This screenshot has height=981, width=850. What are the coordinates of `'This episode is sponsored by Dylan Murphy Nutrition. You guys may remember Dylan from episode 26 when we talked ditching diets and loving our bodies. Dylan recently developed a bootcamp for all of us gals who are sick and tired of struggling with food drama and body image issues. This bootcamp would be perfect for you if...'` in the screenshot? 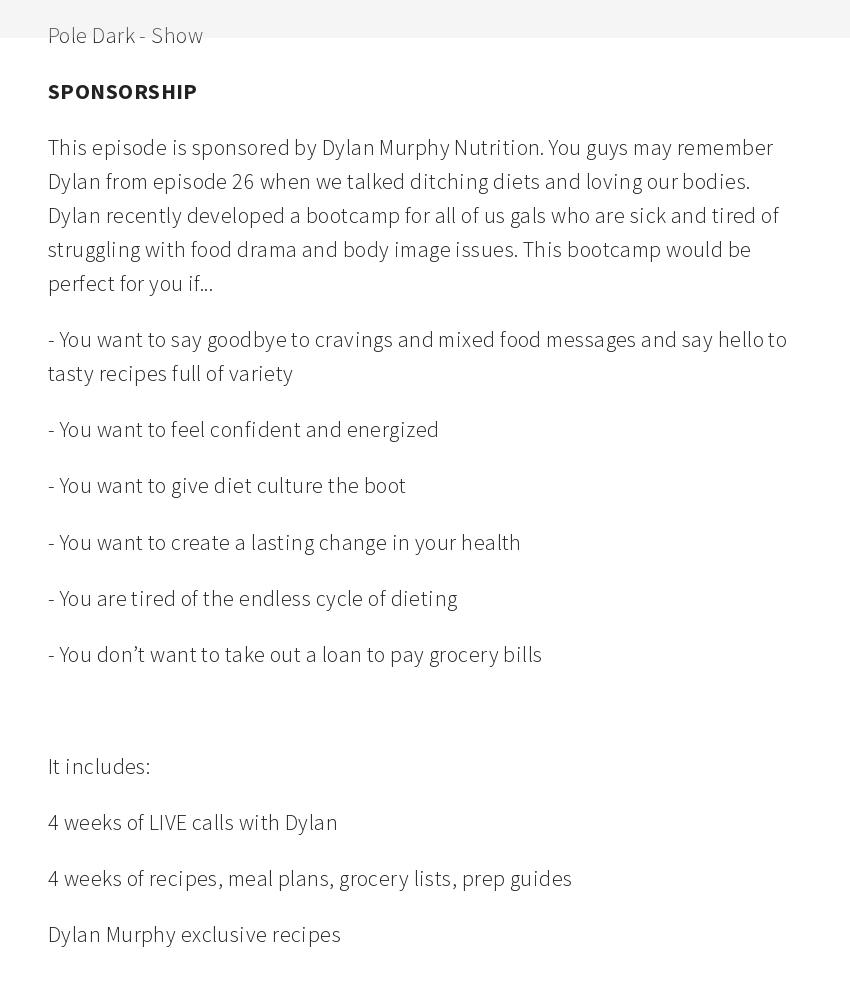 It's located at (415, 213).